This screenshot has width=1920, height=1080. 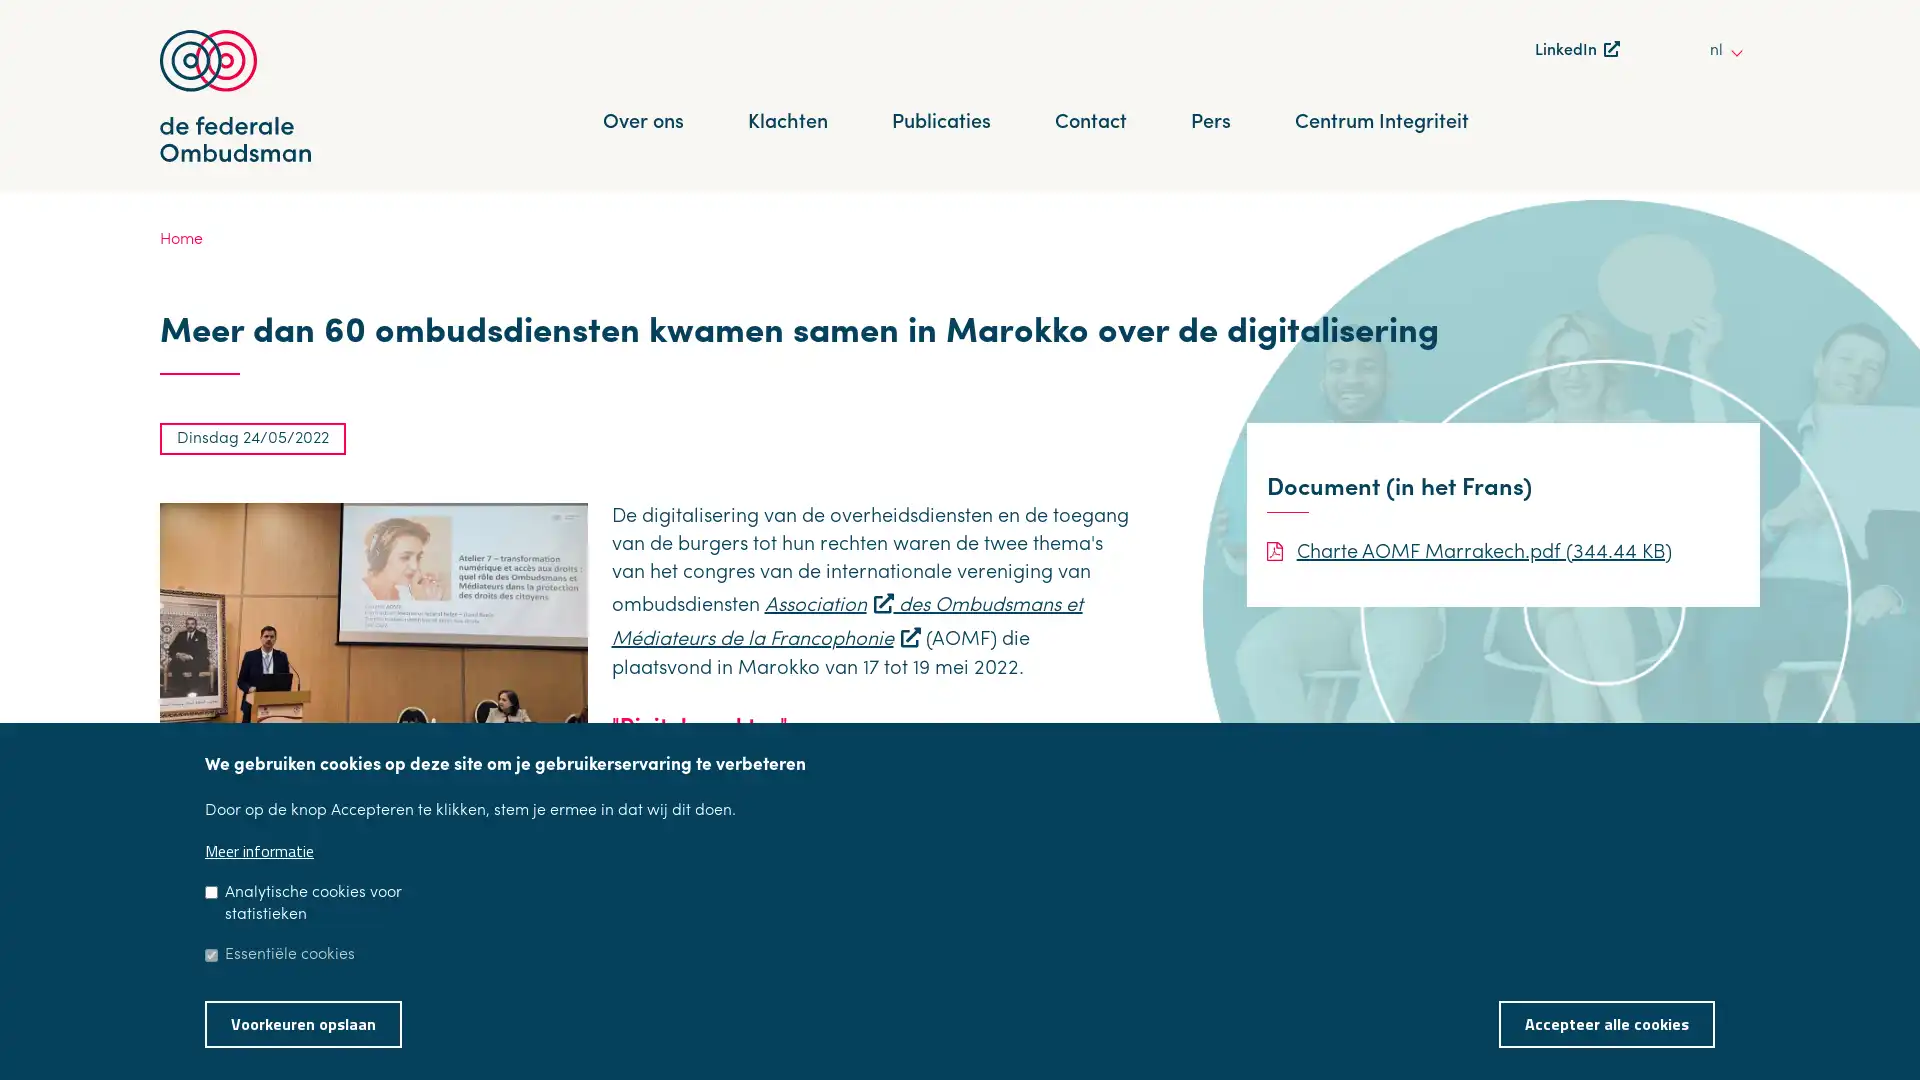 What do you see at coordinates (258, 851) in the screenshot?
I see `Meer informatie` at bounding box center [258, 851].